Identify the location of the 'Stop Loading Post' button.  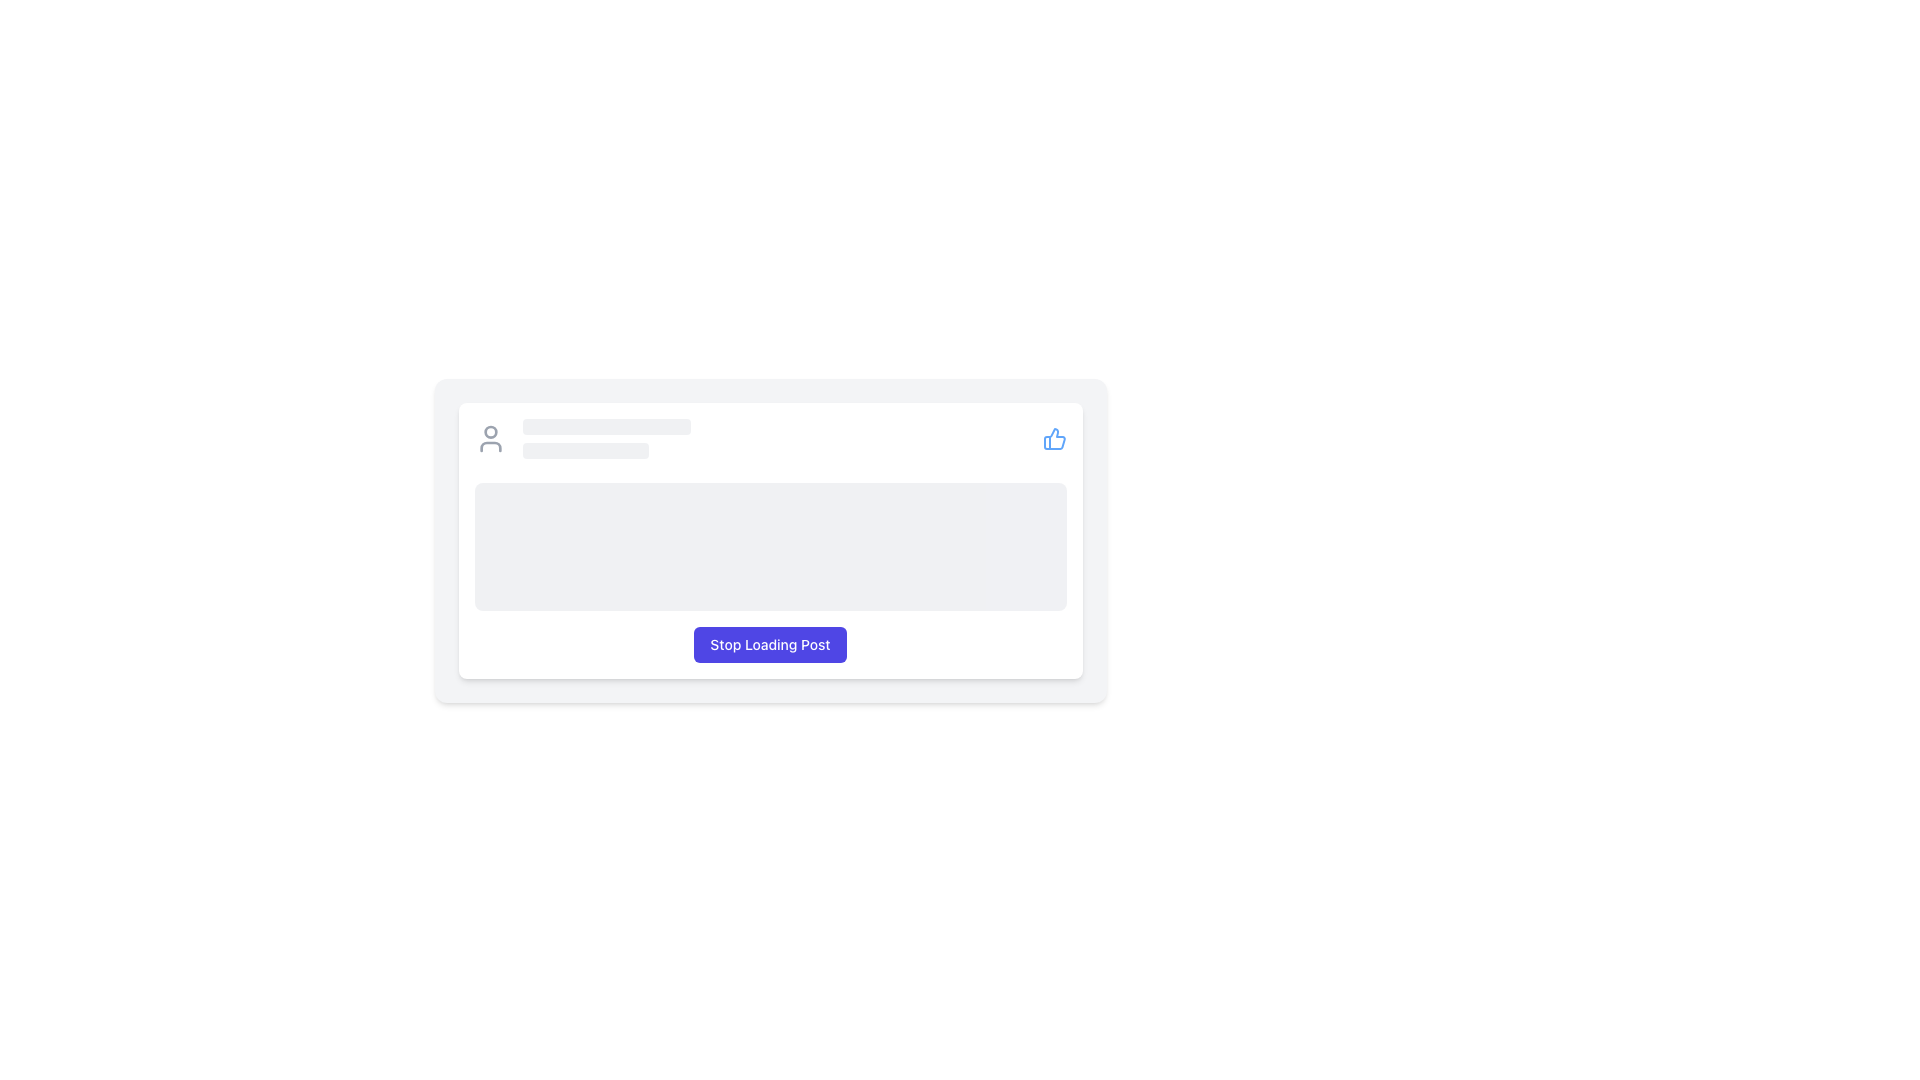
(769, 644).